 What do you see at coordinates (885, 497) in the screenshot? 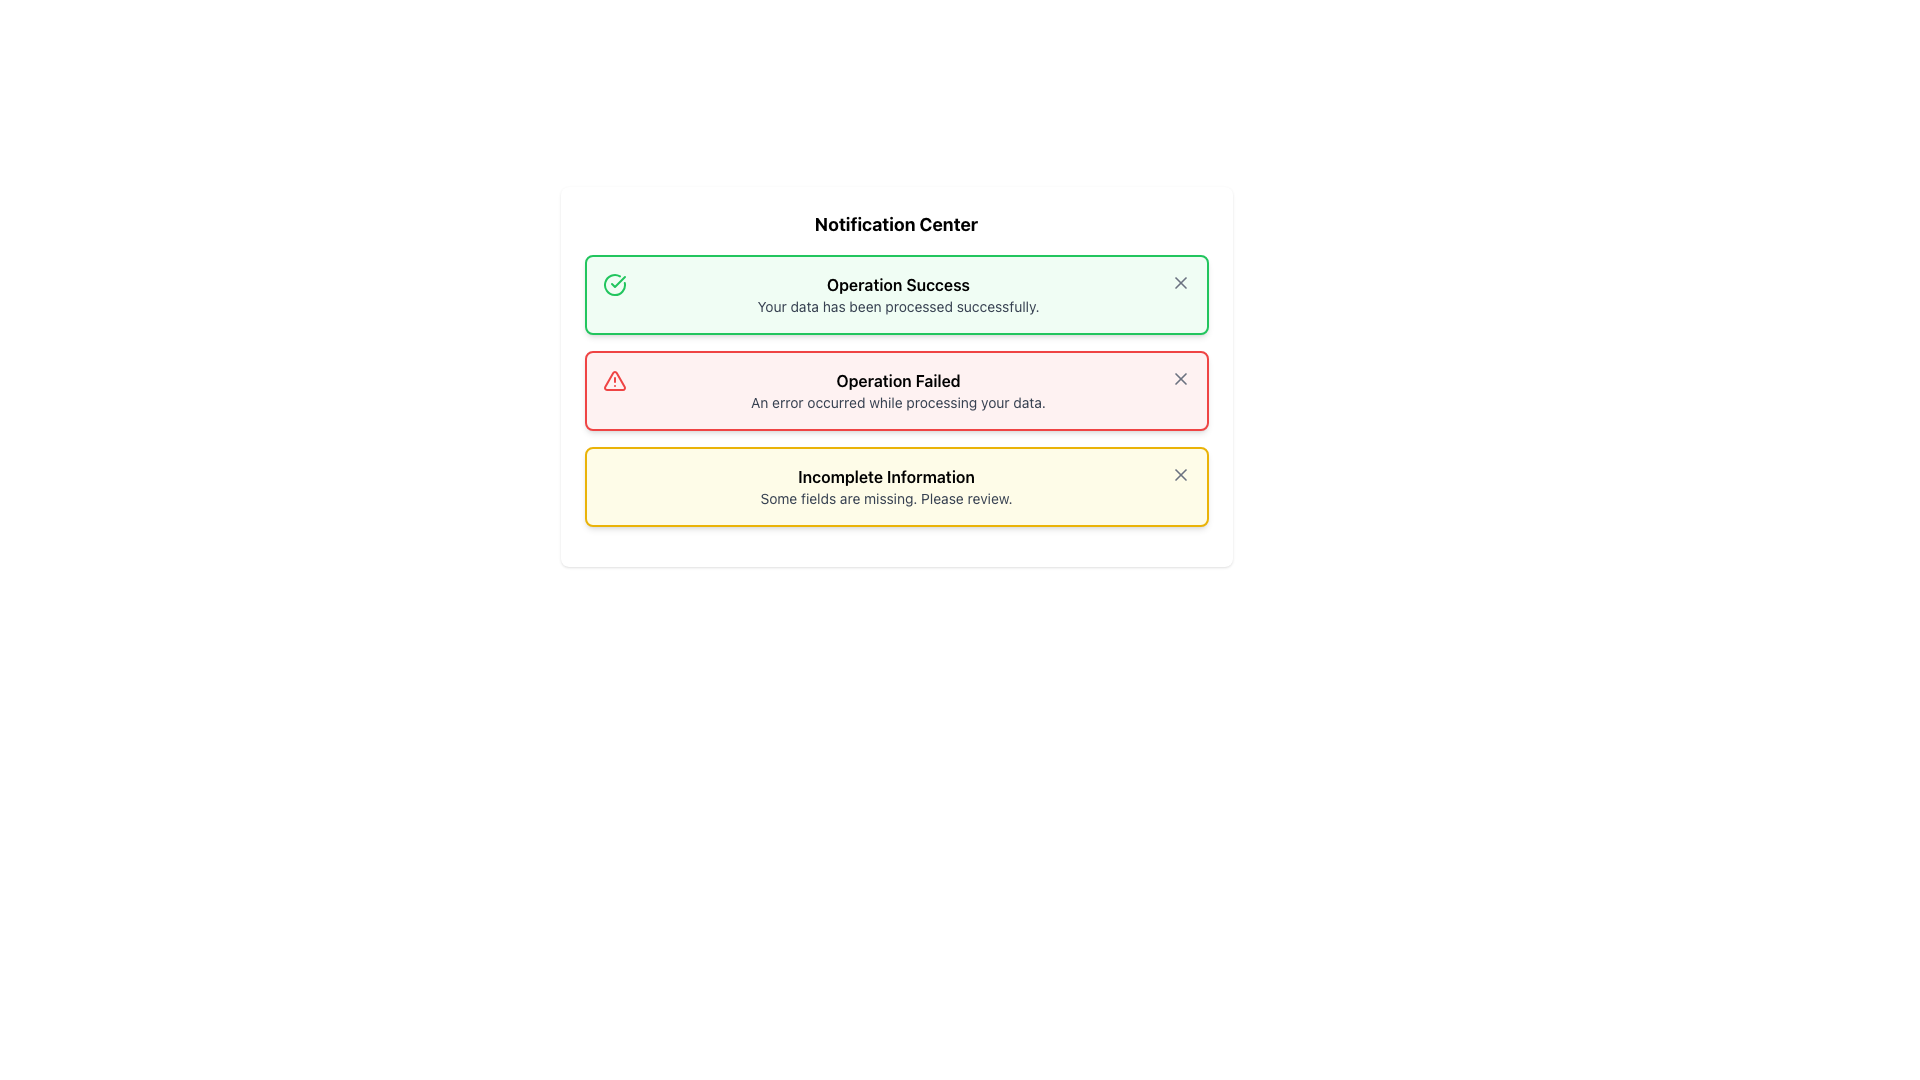
I see `the static text element providing additional information related to the warning in the notification box, which is positioned below the title 'Incomplete Information'` at bounding box center [885, 497].